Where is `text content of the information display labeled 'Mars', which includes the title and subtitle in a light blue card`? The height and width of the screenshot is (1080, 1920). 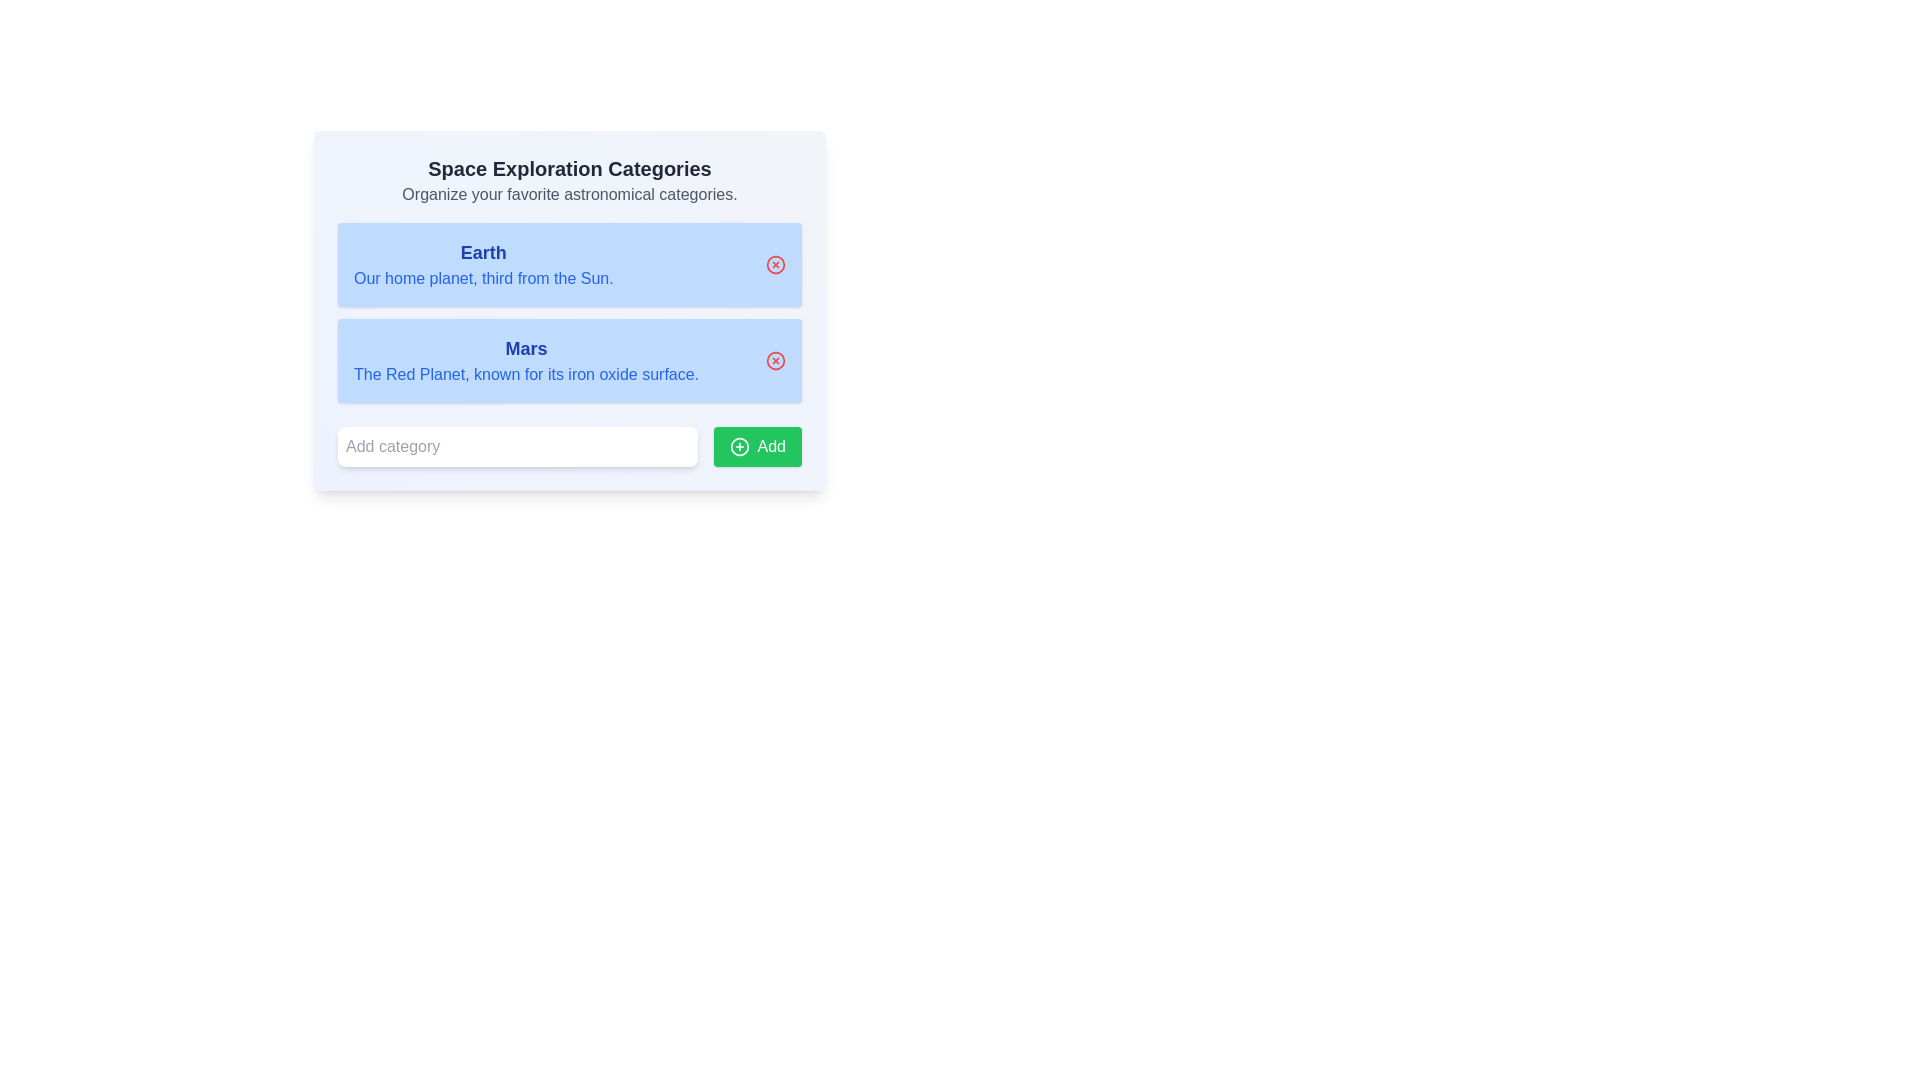 text content of the information display labeled 'Mars', which includes the title and subtitle in a light blue card is located at coordinates (526, 361).